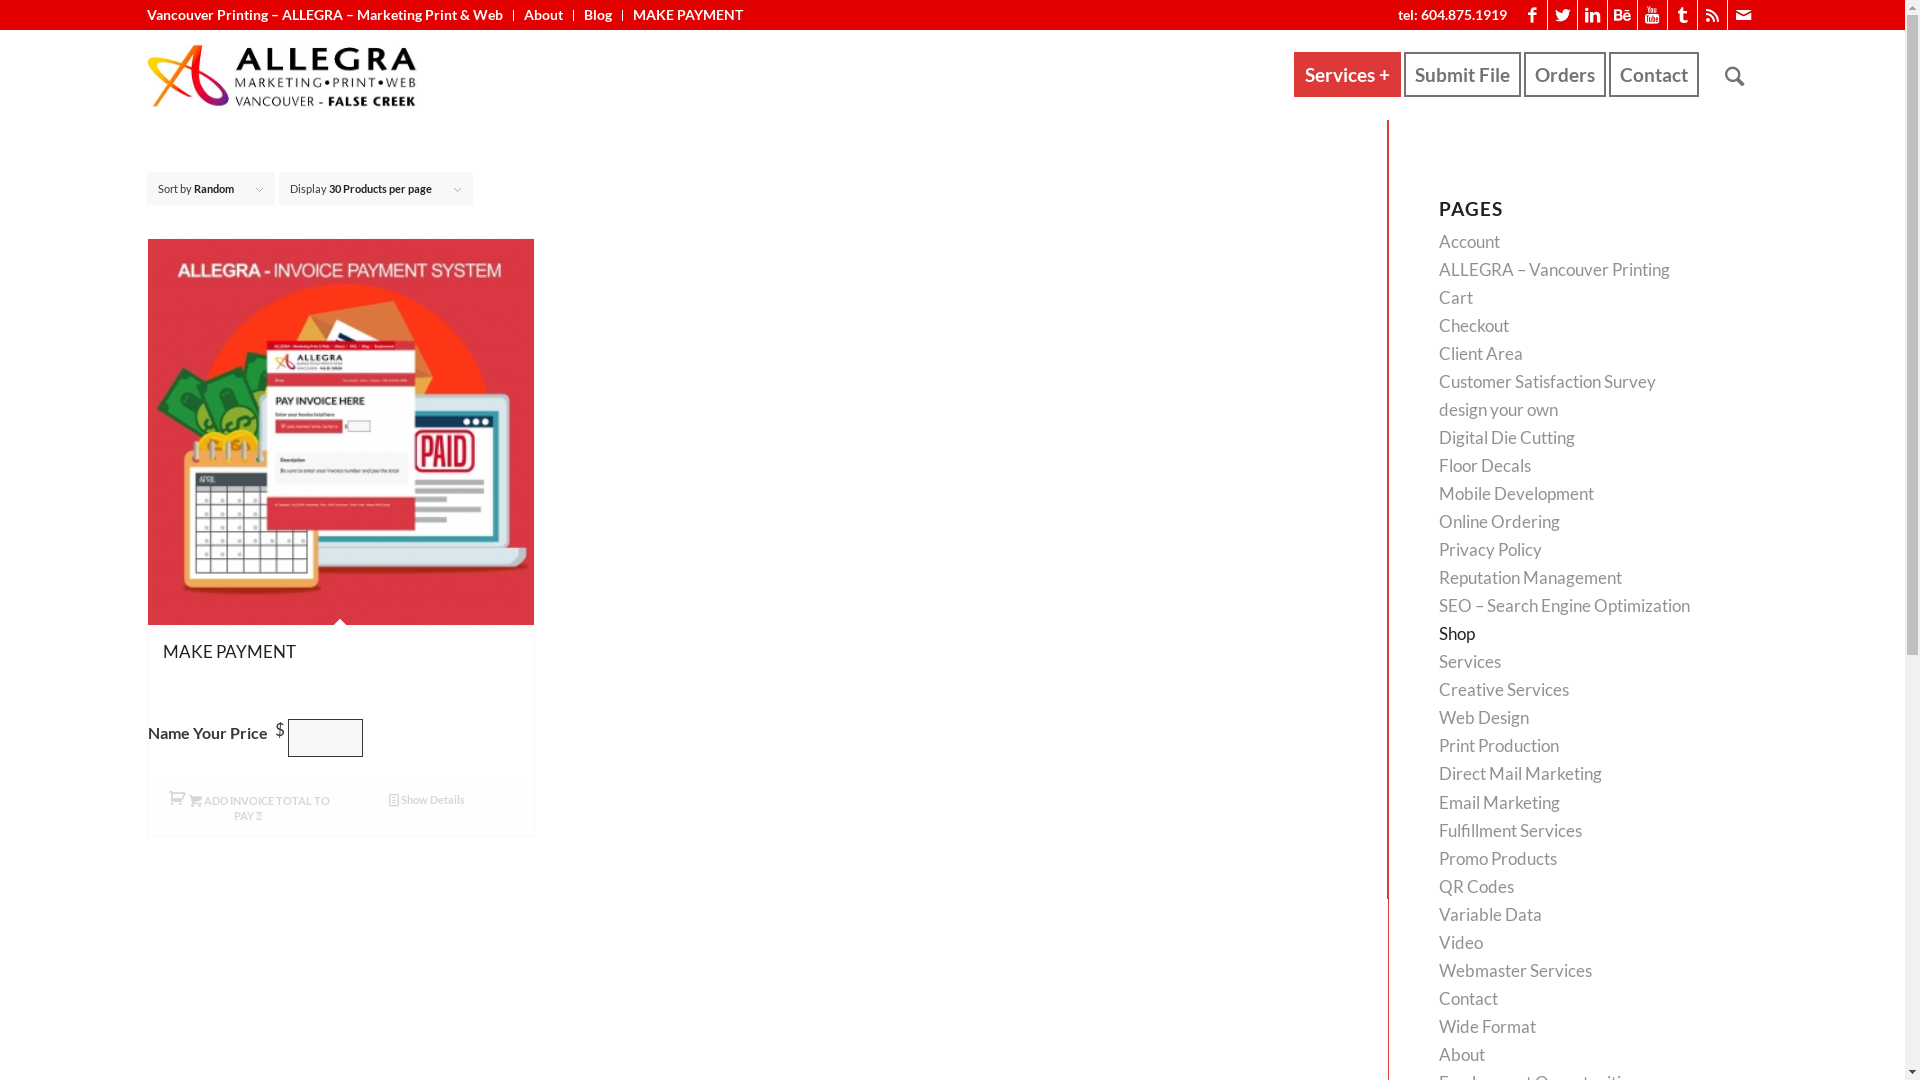  What do you see at coordinates (1499, 801) in the screenshot?
I see `'Email Marketing'` at bounding box center [1499, 801].